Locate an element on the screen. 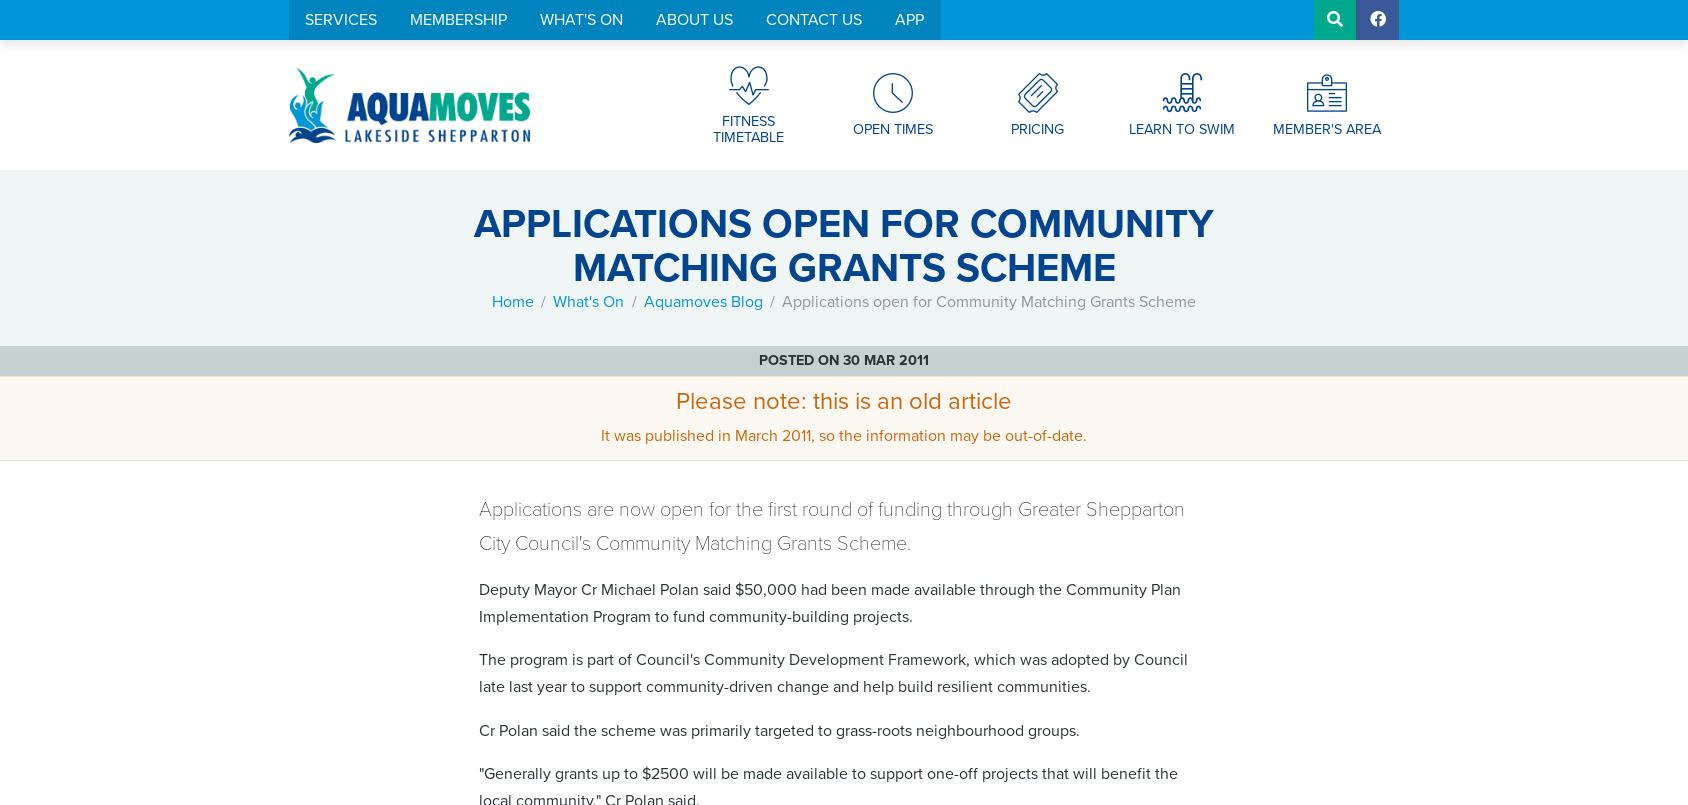 This screenshot has width=1688, height=805. 'Posted on 30 Mar 2011' is located at coordinates (842, 360).